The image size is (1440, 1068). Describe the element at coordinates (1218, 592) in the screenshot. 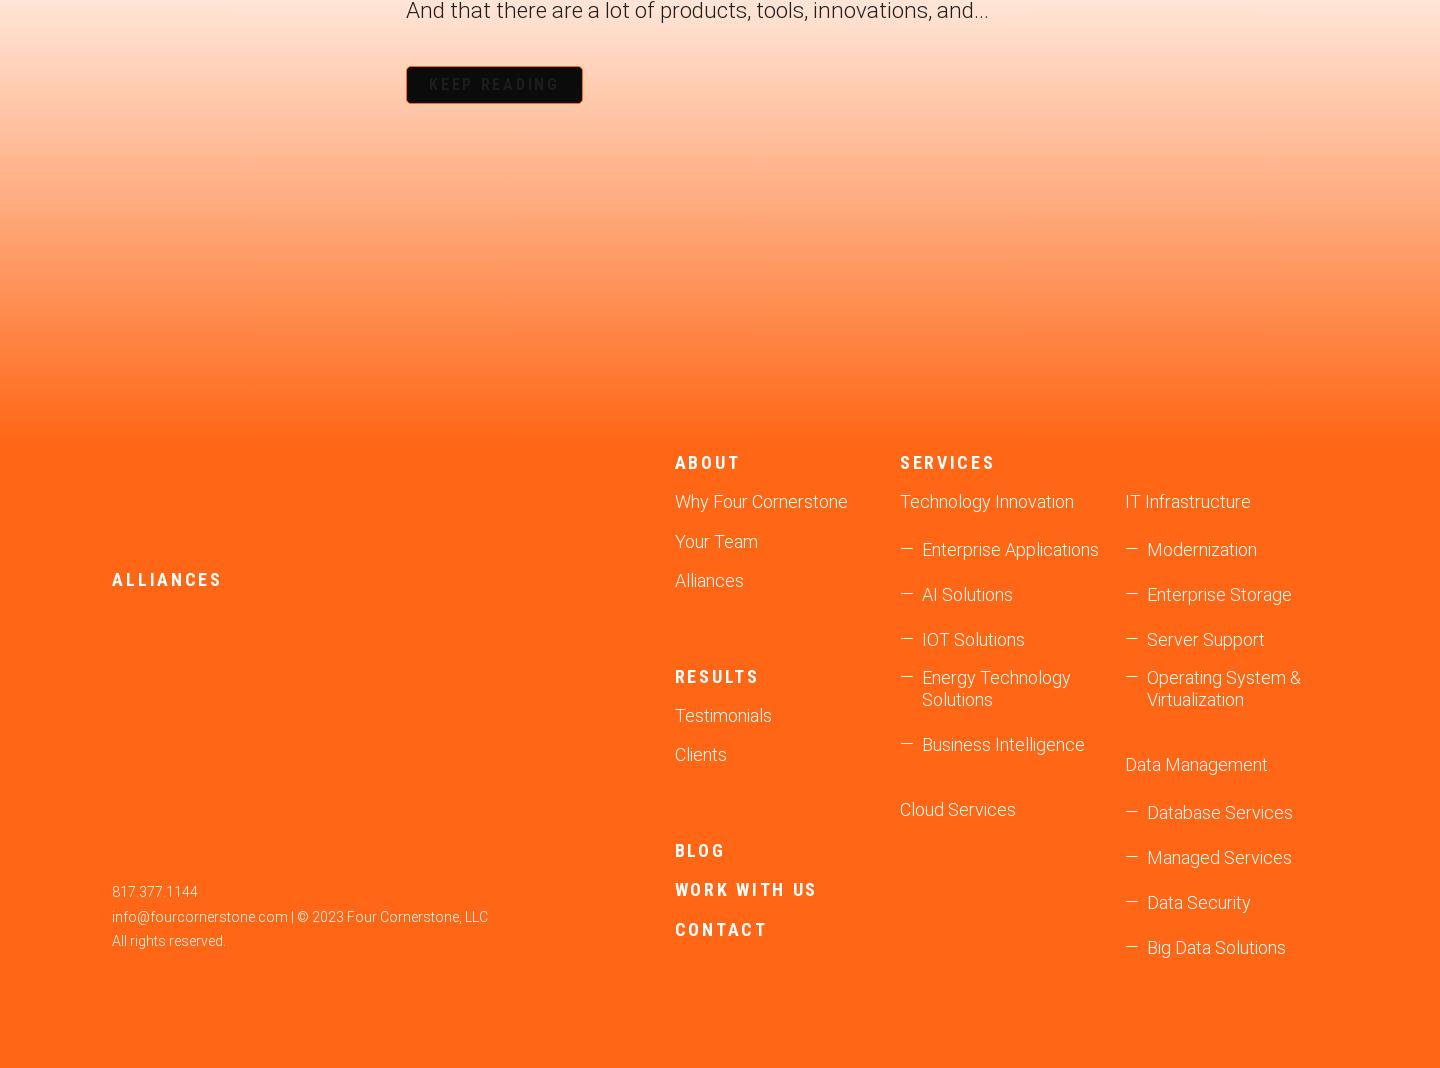

I see `'Enterprise Storage'` at that location.